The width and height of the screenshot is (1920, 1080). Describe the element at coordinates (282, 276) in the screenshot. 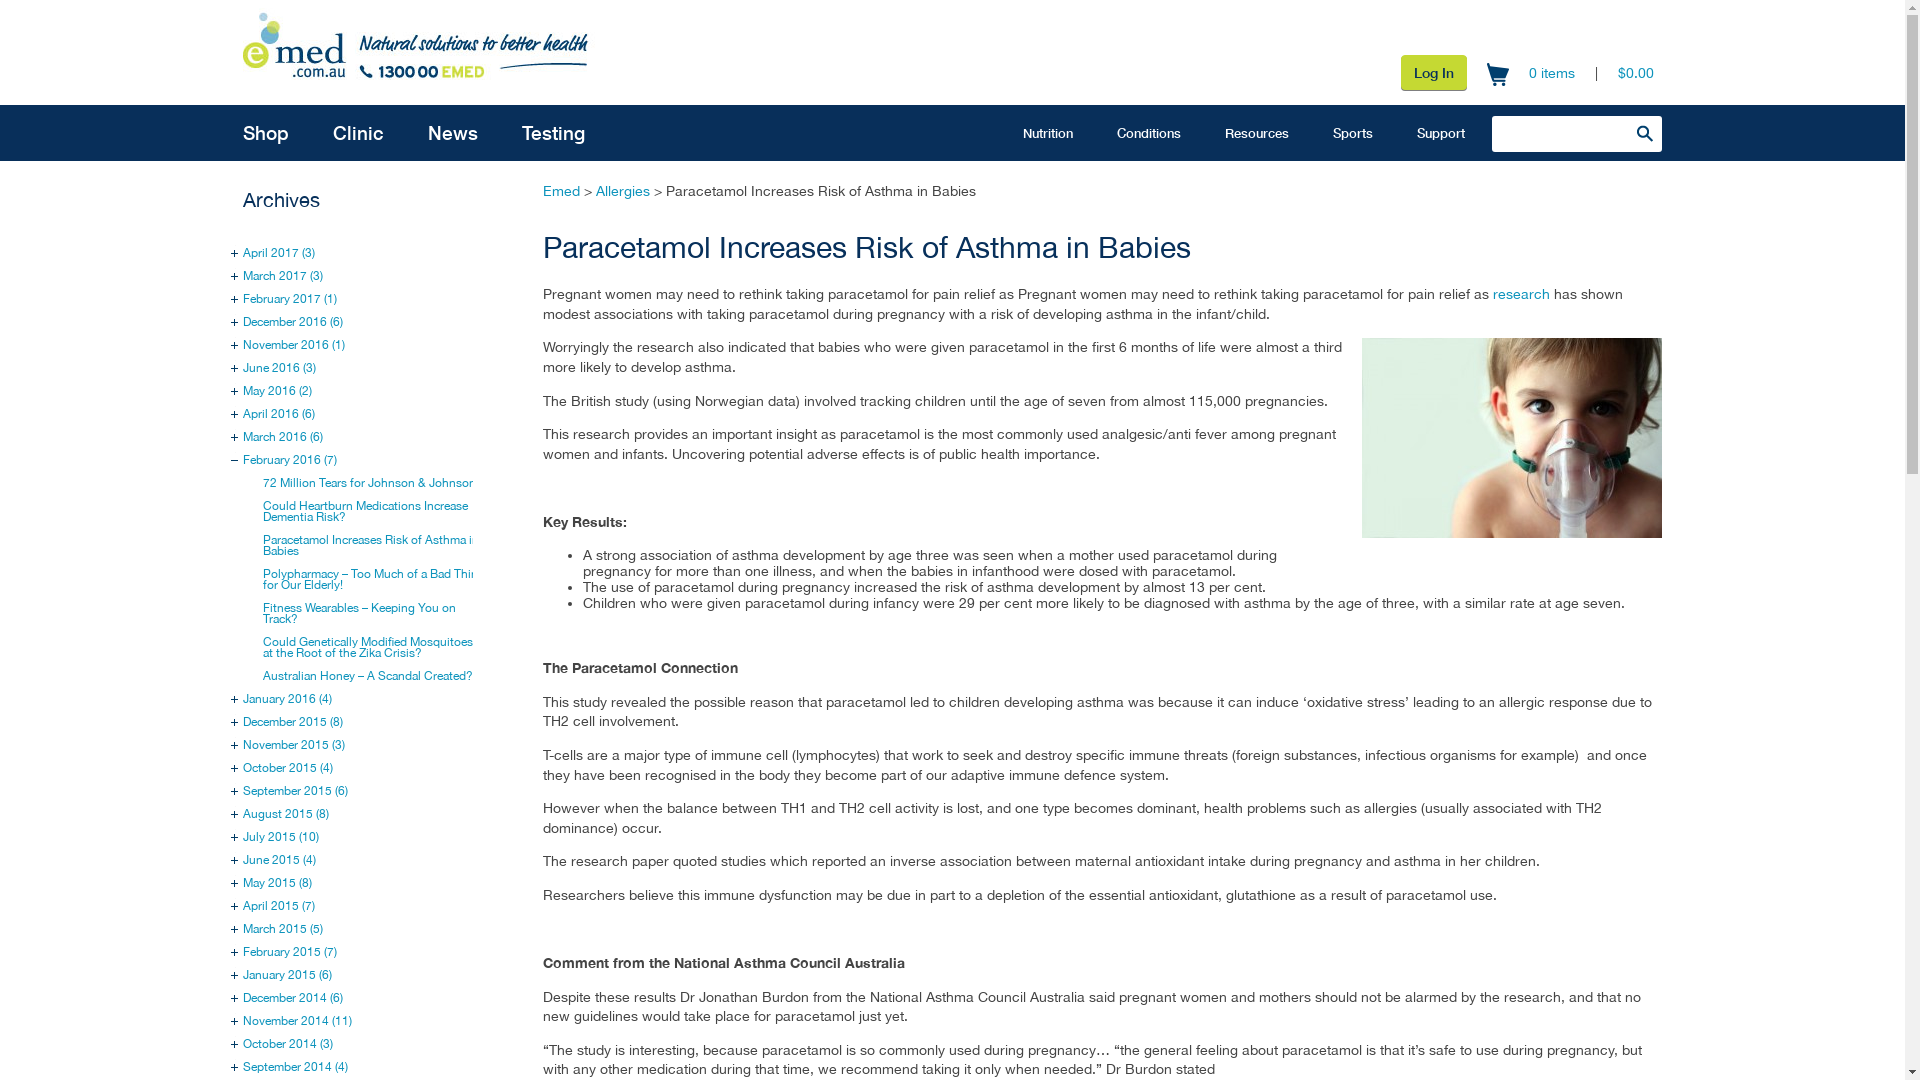

I see `'March 2017 (3)'` at that location.